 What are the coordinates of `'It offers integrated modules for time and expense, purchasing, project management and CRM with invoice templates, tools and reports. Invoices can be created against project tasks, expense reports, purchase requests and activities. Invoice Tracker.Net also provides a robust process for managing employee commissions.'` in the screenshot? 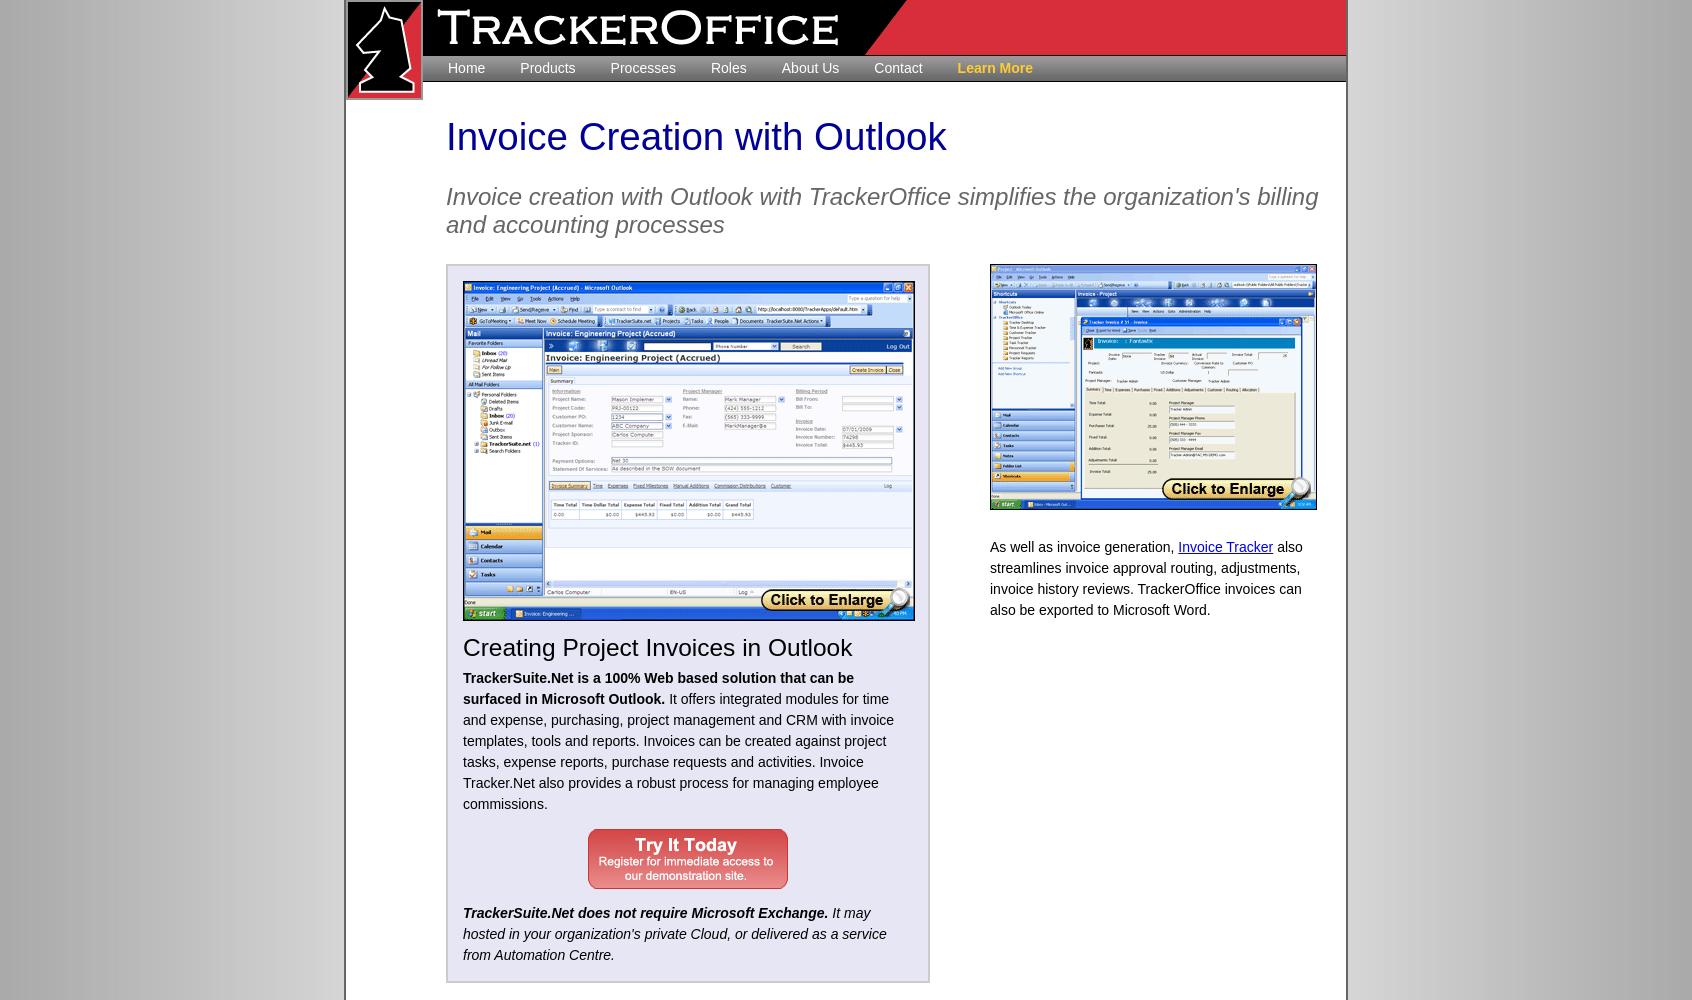 It's located at (678, 751).